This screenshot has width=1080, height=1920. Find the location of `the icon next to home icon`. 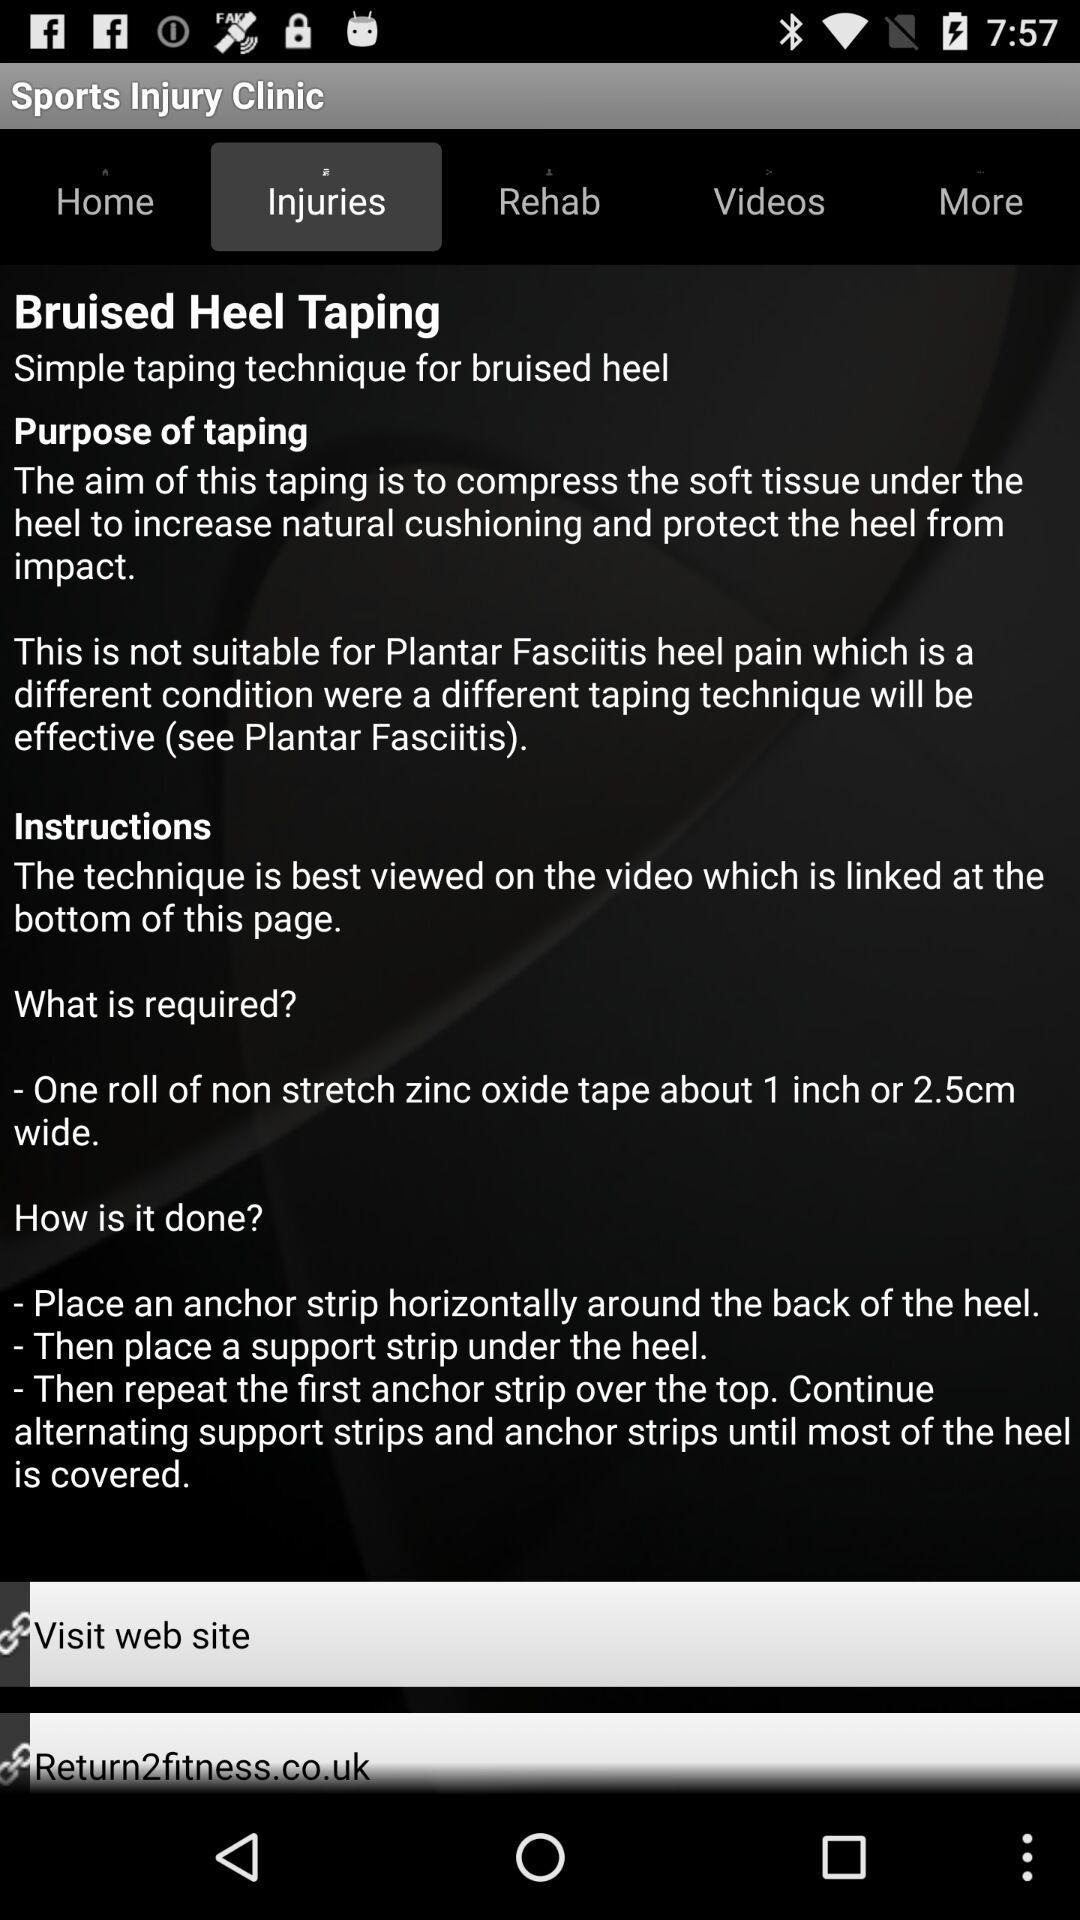

the icon next to home icon is located at coordinates (325, 196).